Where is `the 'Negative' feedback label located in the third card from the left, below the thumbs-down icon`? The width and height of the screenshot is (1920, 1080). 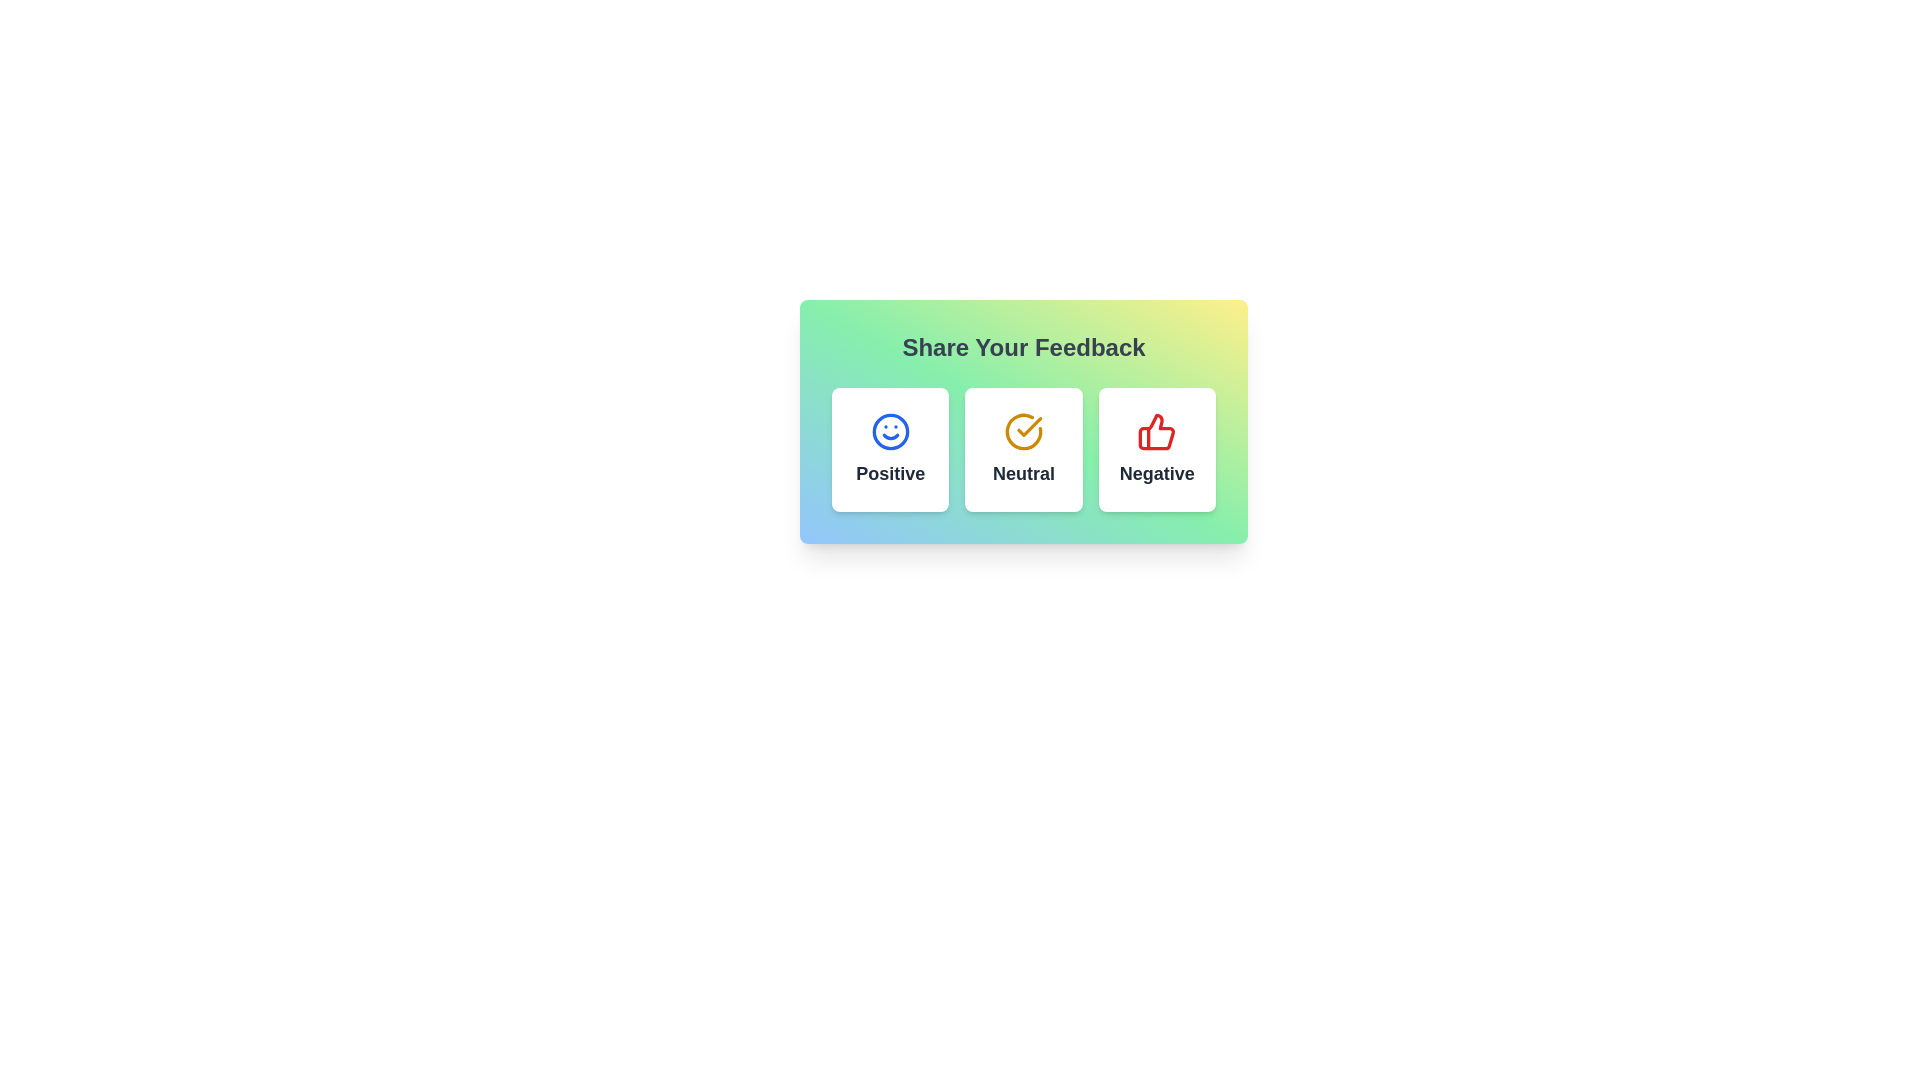 the 'Negative' feedback label located in the third card from the left, below the thumbs-down icon is located at coordinates (1157, 474).